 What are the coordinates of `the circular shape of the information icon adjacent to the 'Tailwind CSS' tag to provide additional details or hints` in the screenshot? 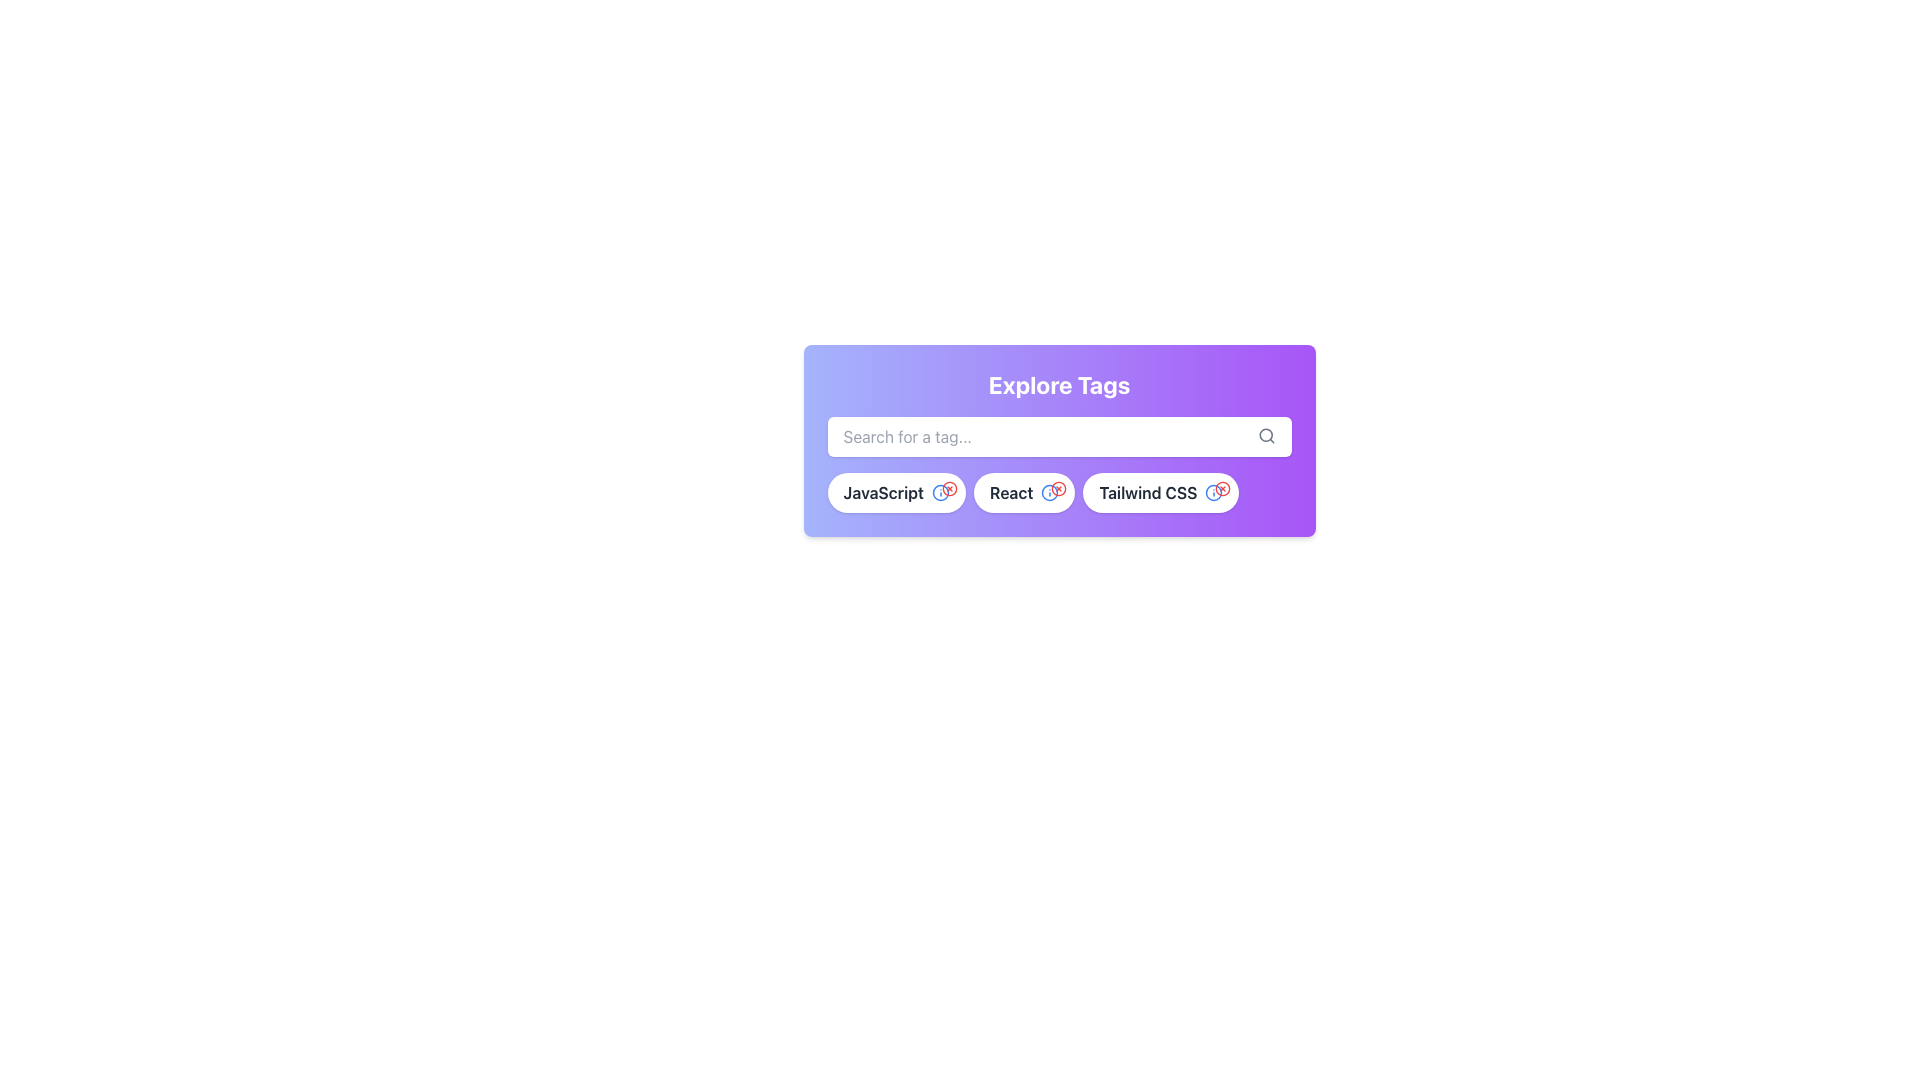 It's located at (1213, 493).